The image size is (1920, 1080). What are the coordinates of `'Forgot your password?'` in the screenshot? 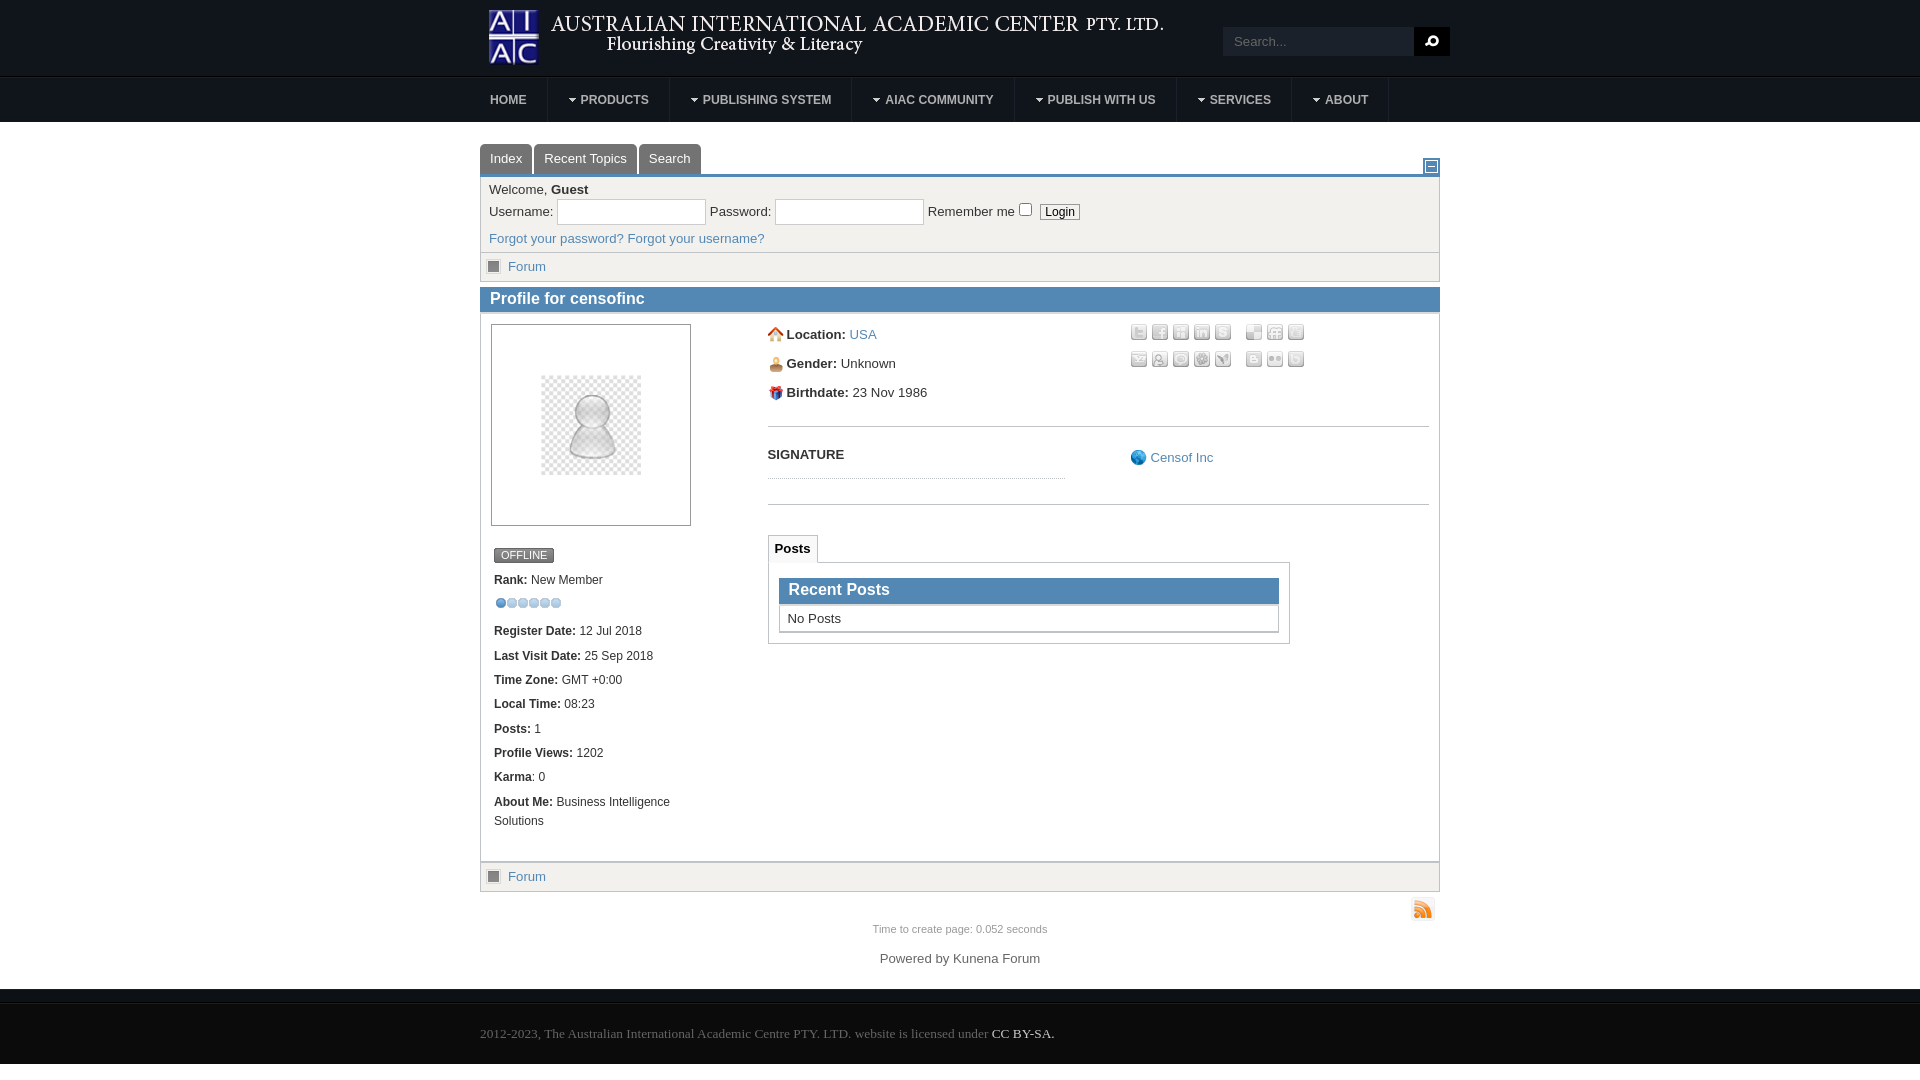 It's located at (556, 237).